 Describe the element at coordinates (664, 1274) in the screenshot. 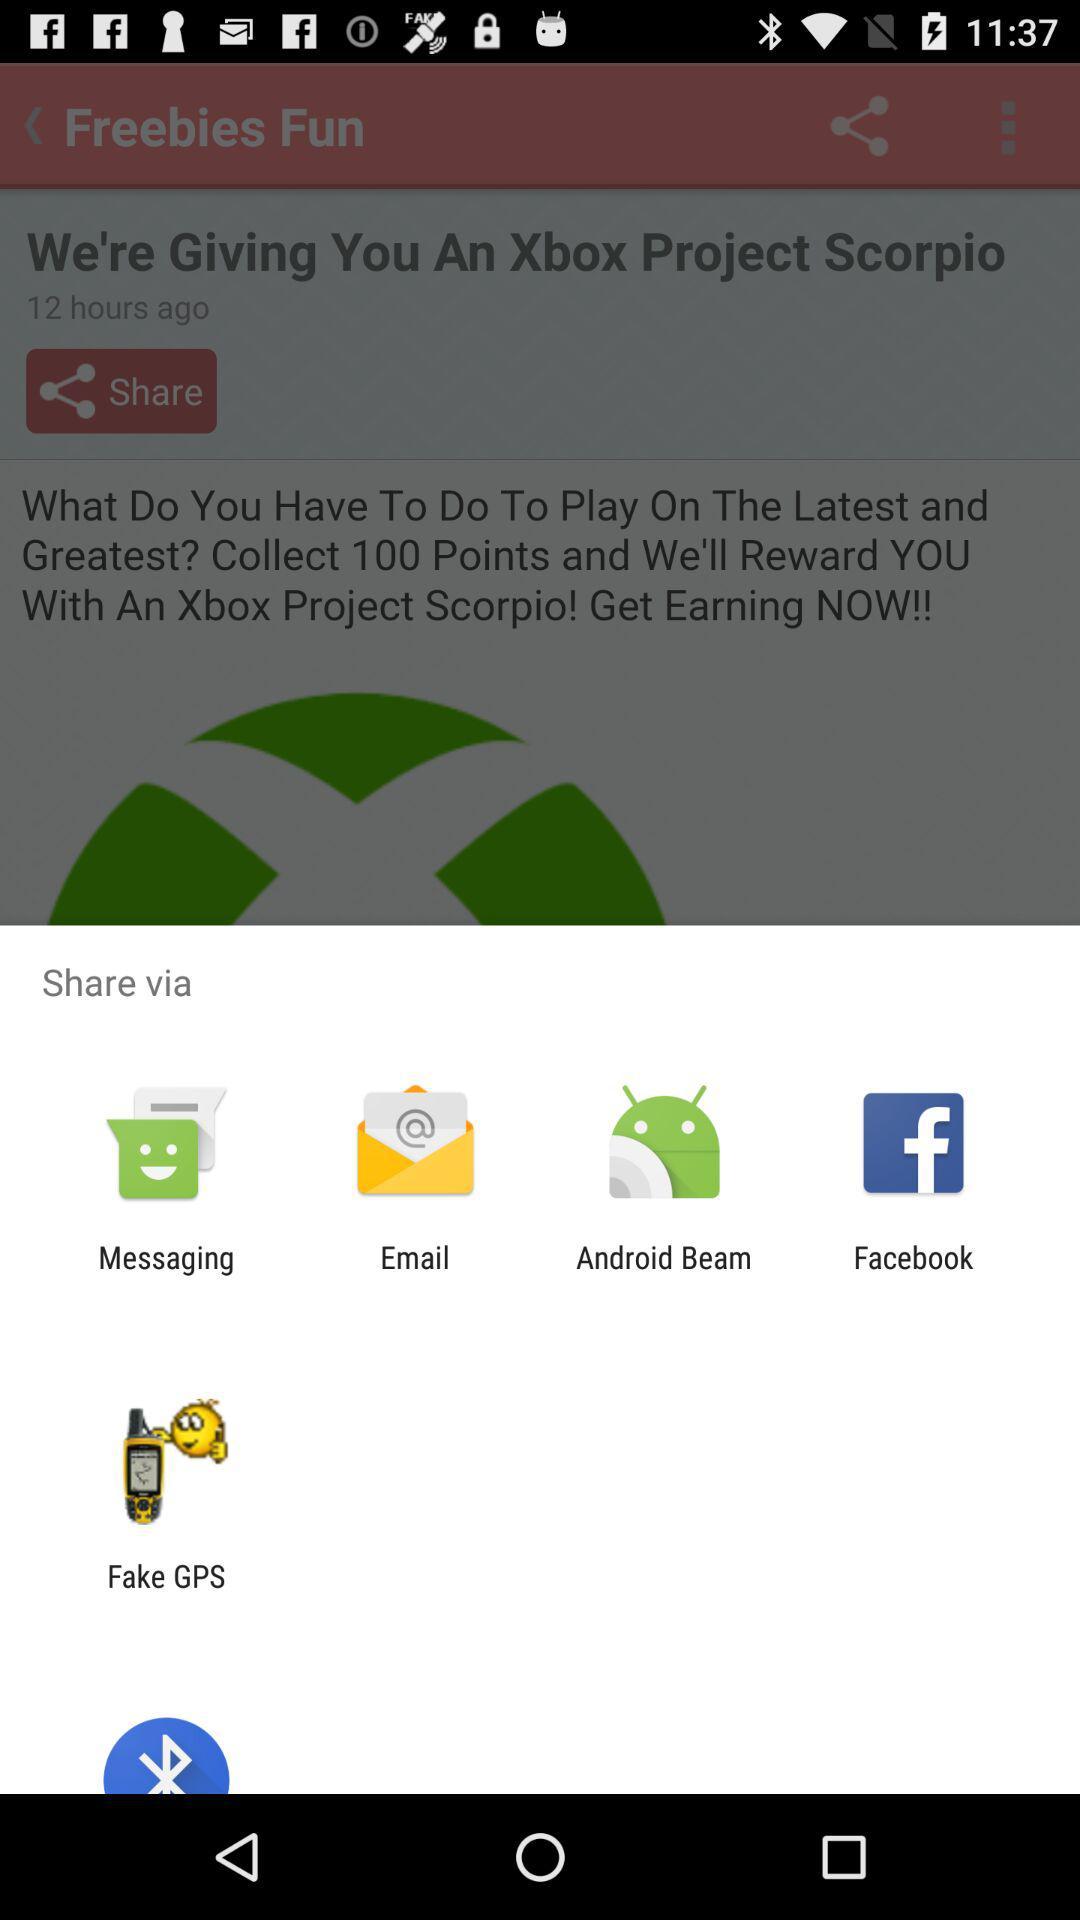

I see `android beam icon` at that location.